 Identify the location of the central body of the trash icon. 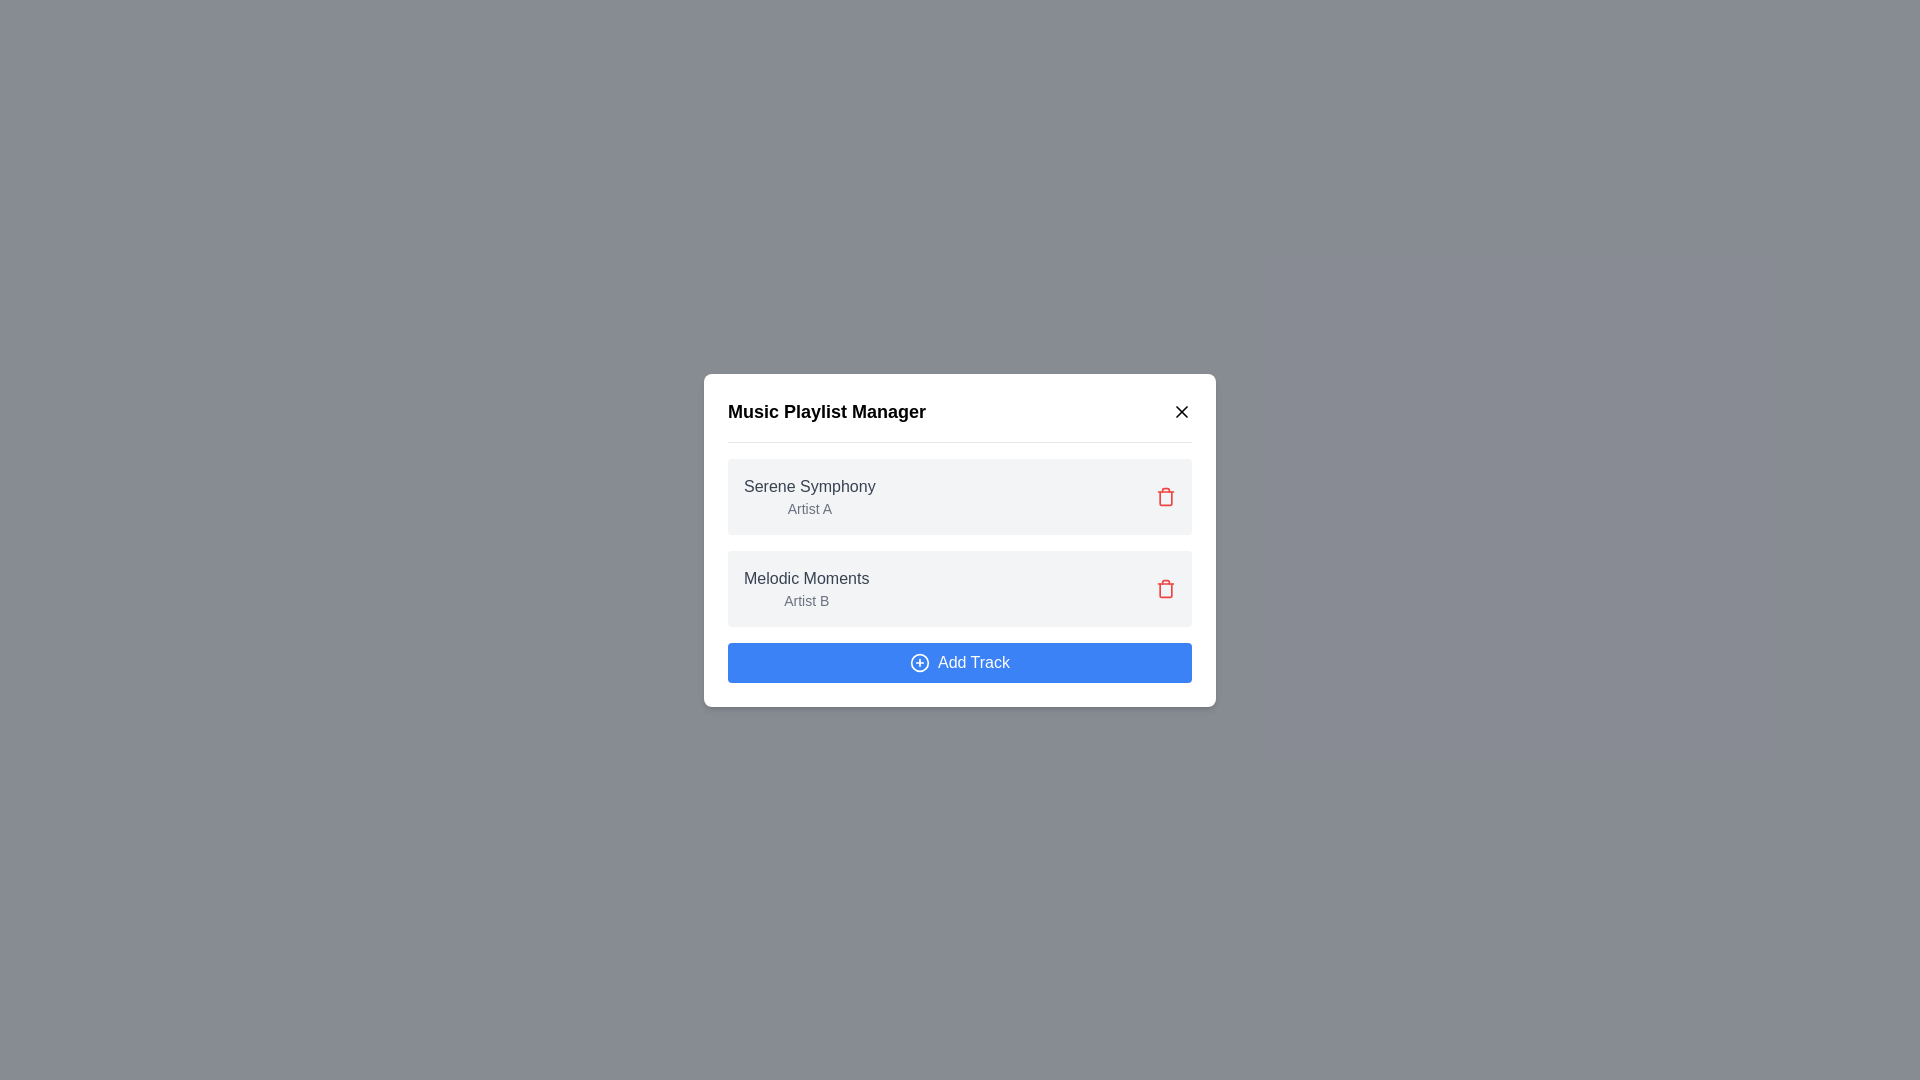
(1166, 589).